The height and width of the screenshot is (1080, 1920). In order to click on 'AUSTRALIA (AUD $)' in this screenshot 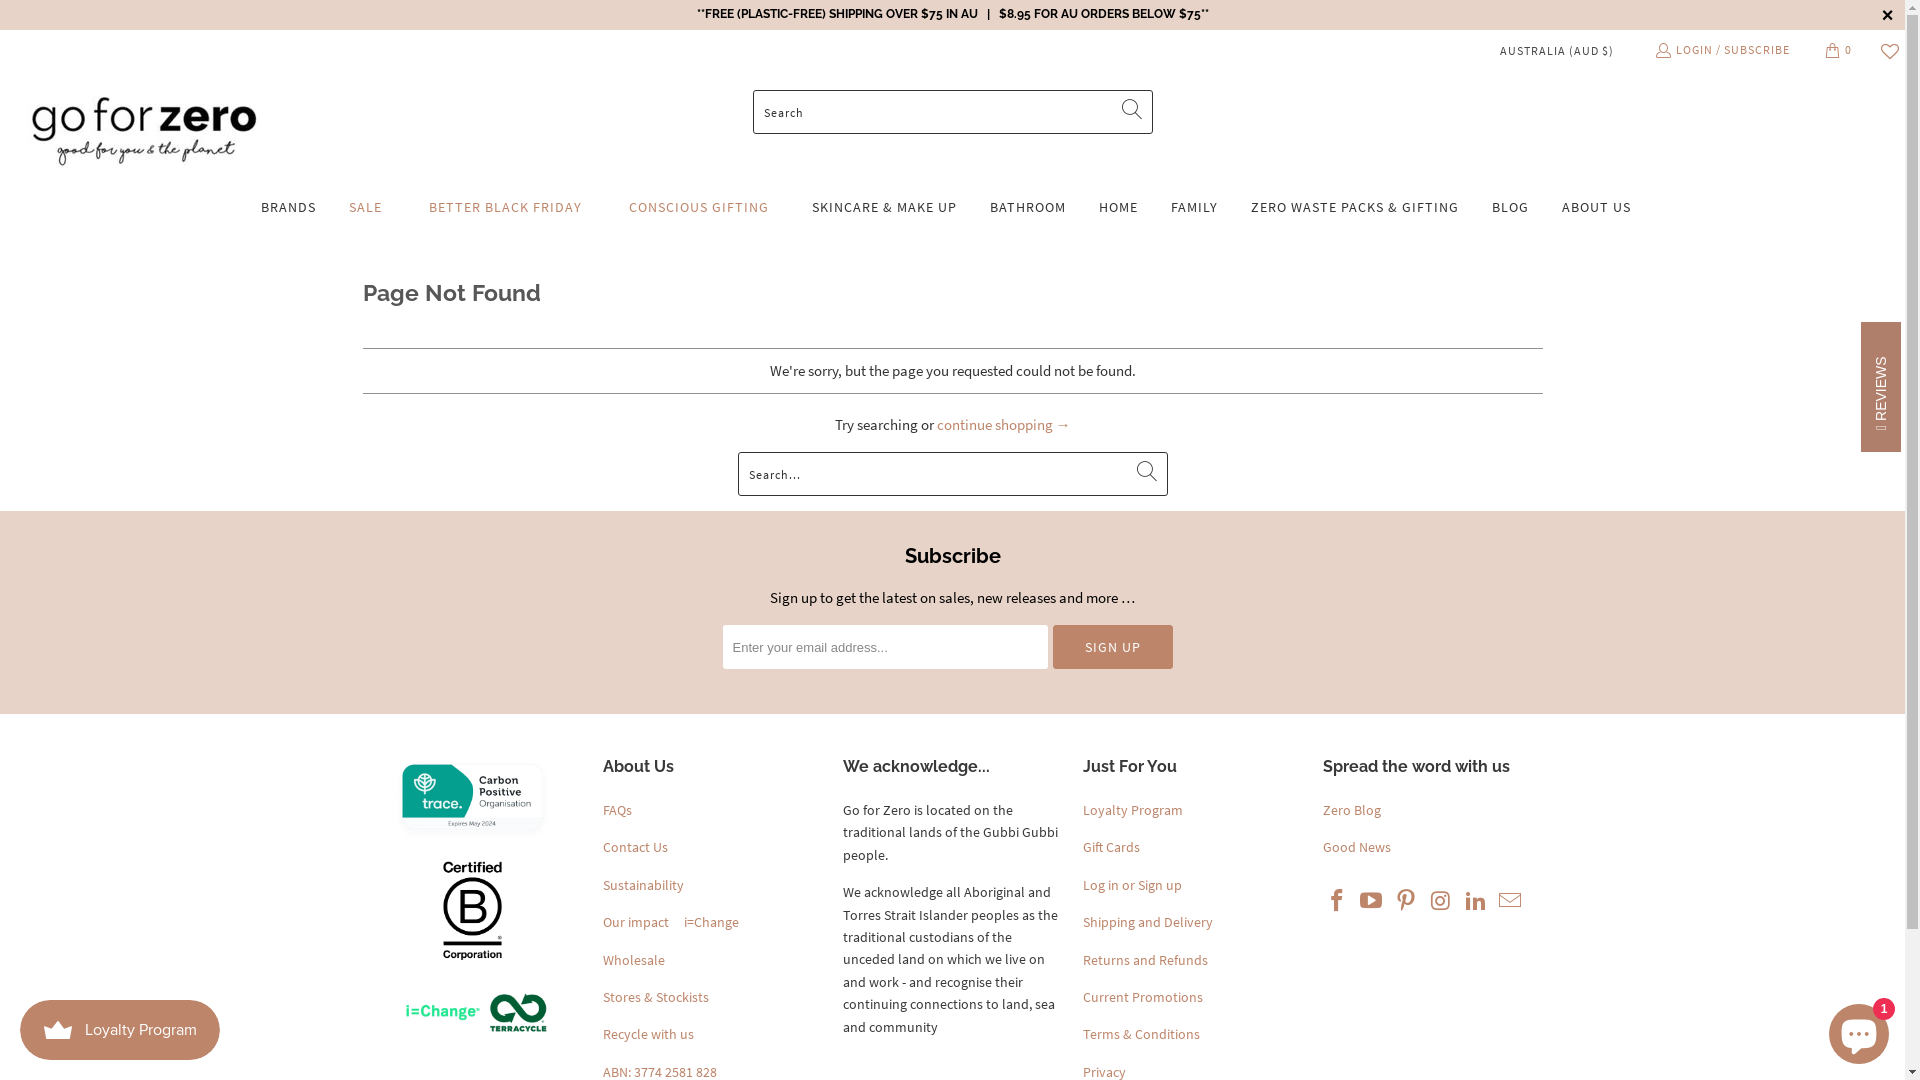, I will do `click(1548, 49)`.